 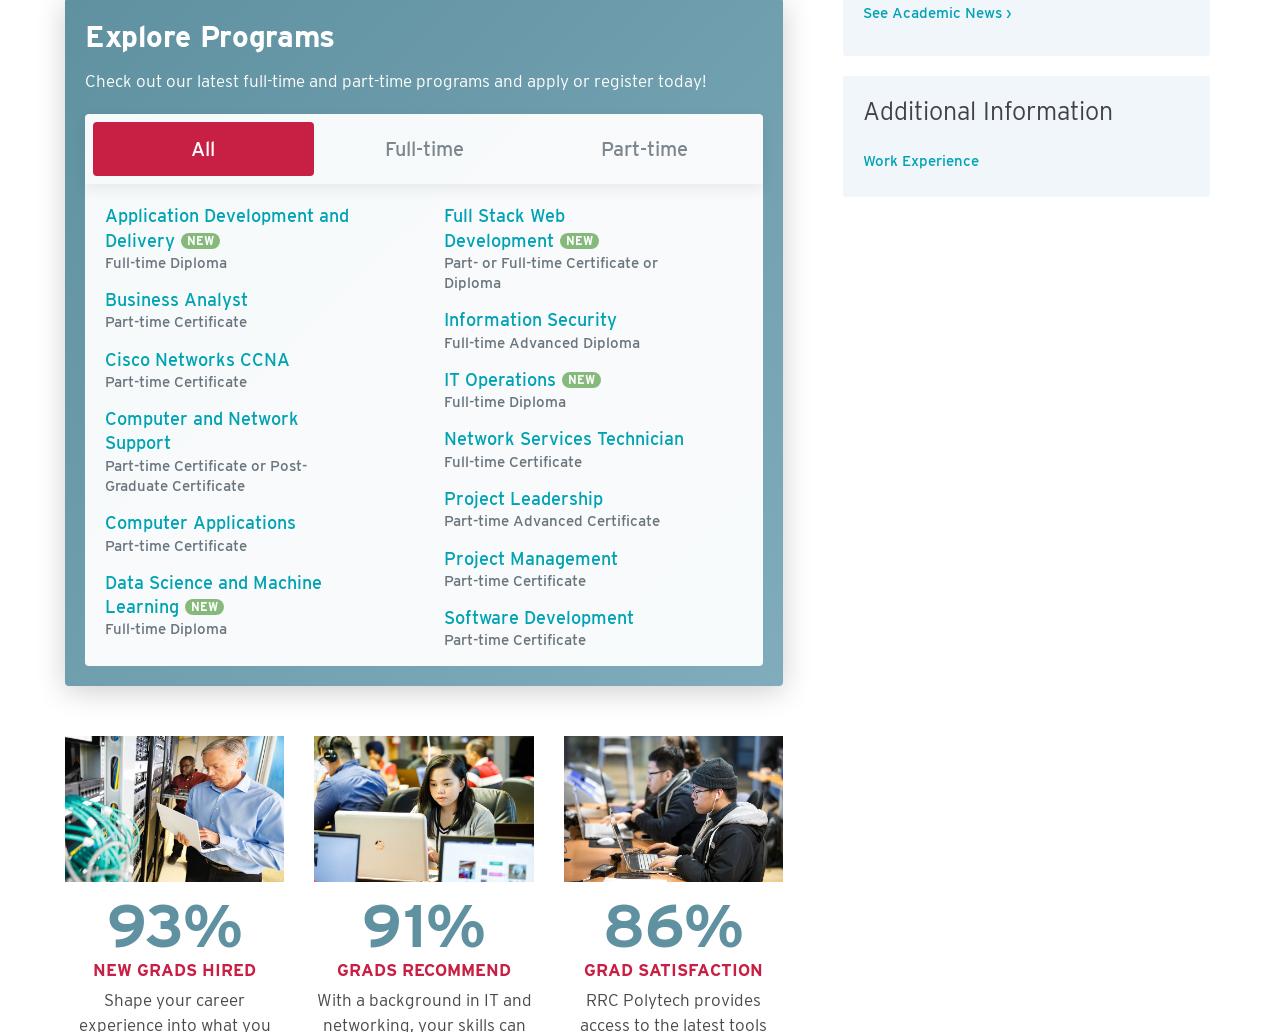 I want to click on 'Application Development and Delivery', so click(x=226, y=226).